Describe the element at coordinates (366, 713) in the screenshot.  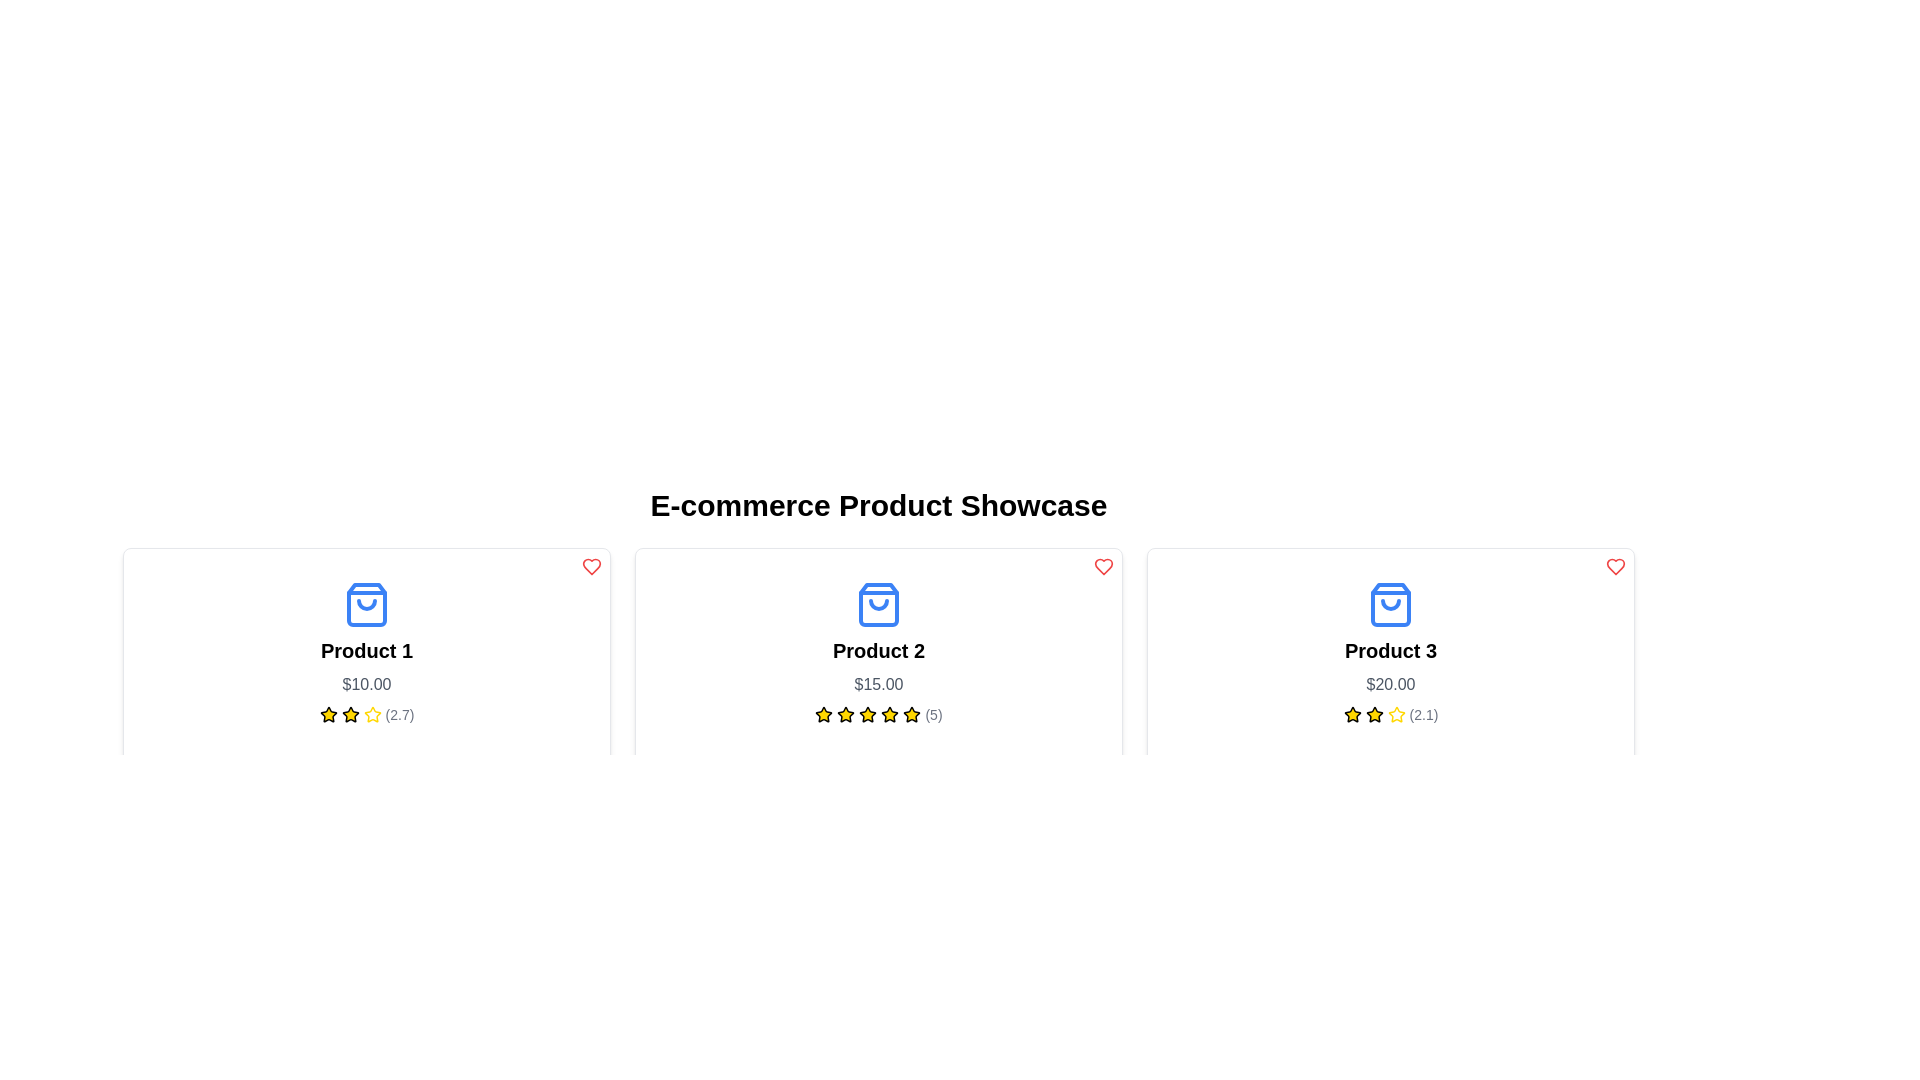
I see `displayed rating of the product, which is indicated by the stars and the text '(2.7)' located centrally below the price '$10.00' in the 'Product 1' card` at that location.